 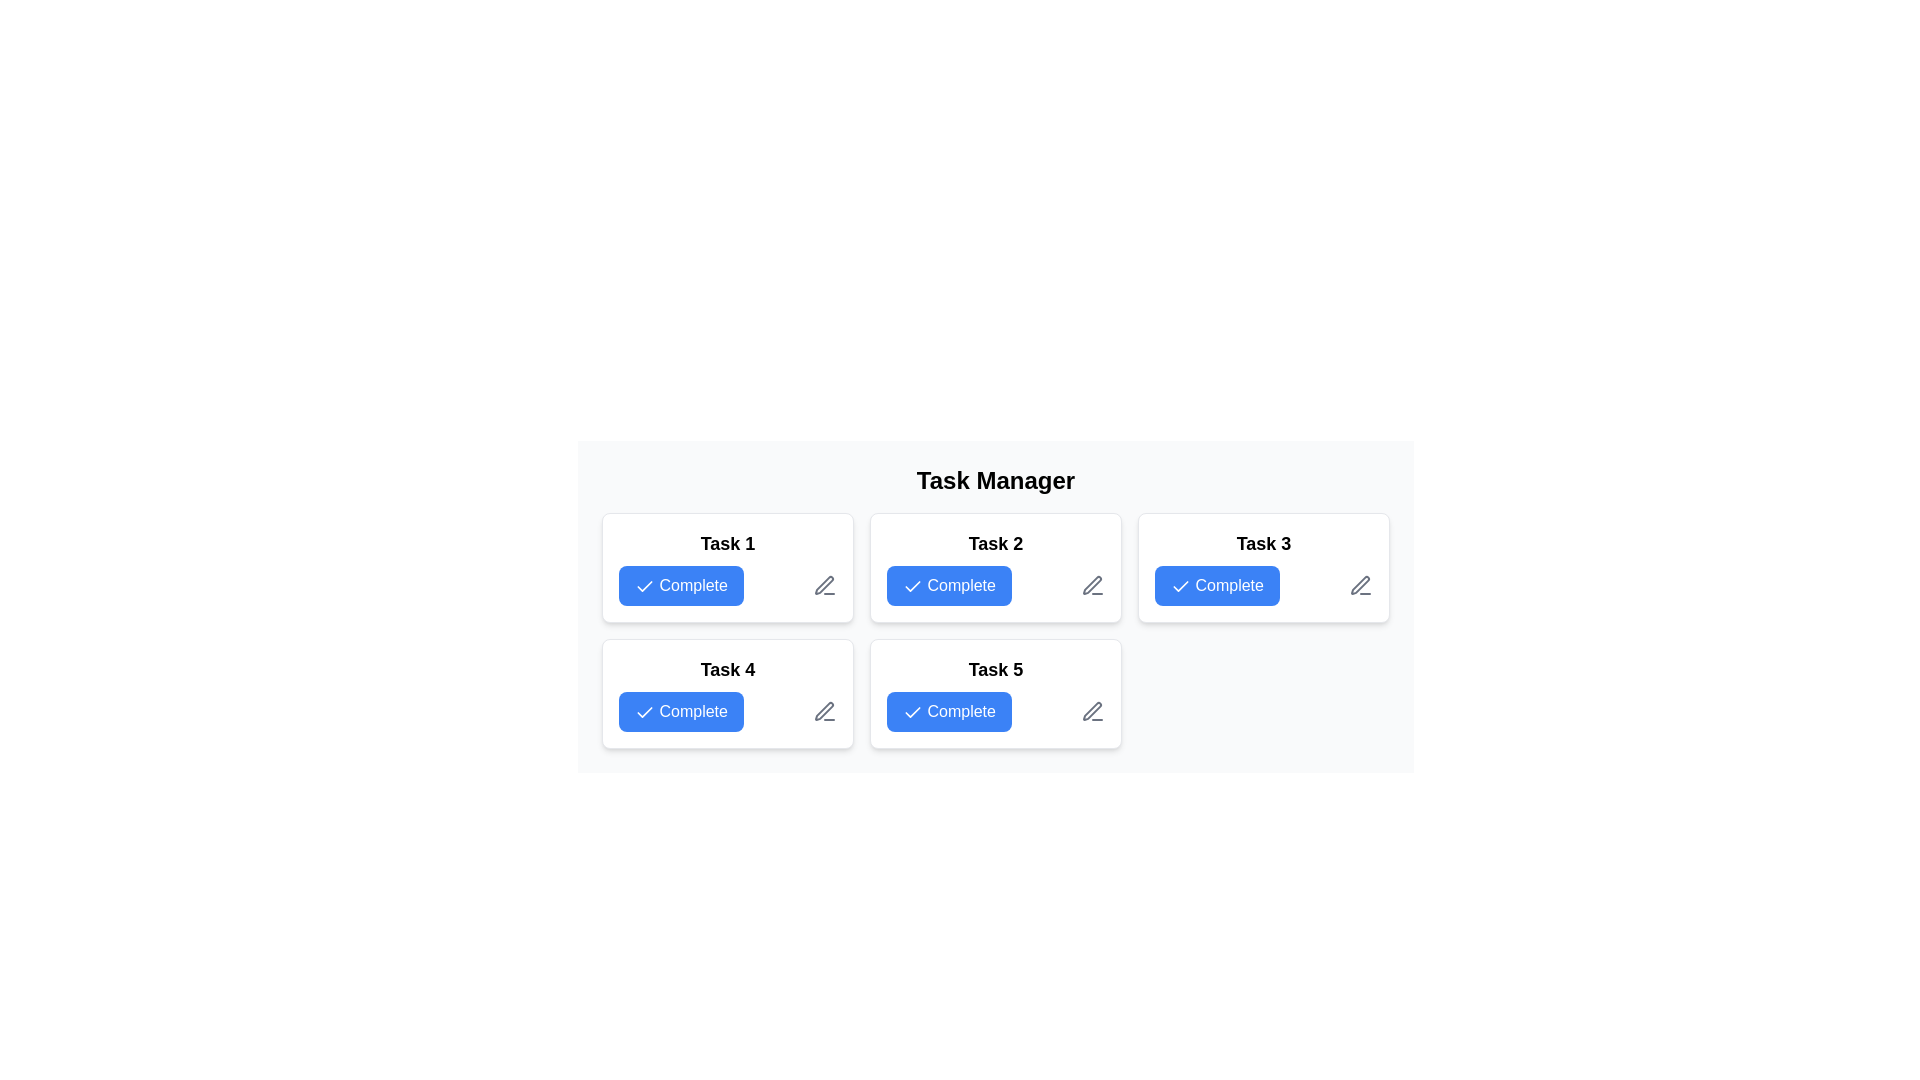 I want to click on the checkmark icon within the 'Complete' button for 'Task 2', which is styled with a blue background and features a white checkmark on the left side, so click(x=1180, y=585).